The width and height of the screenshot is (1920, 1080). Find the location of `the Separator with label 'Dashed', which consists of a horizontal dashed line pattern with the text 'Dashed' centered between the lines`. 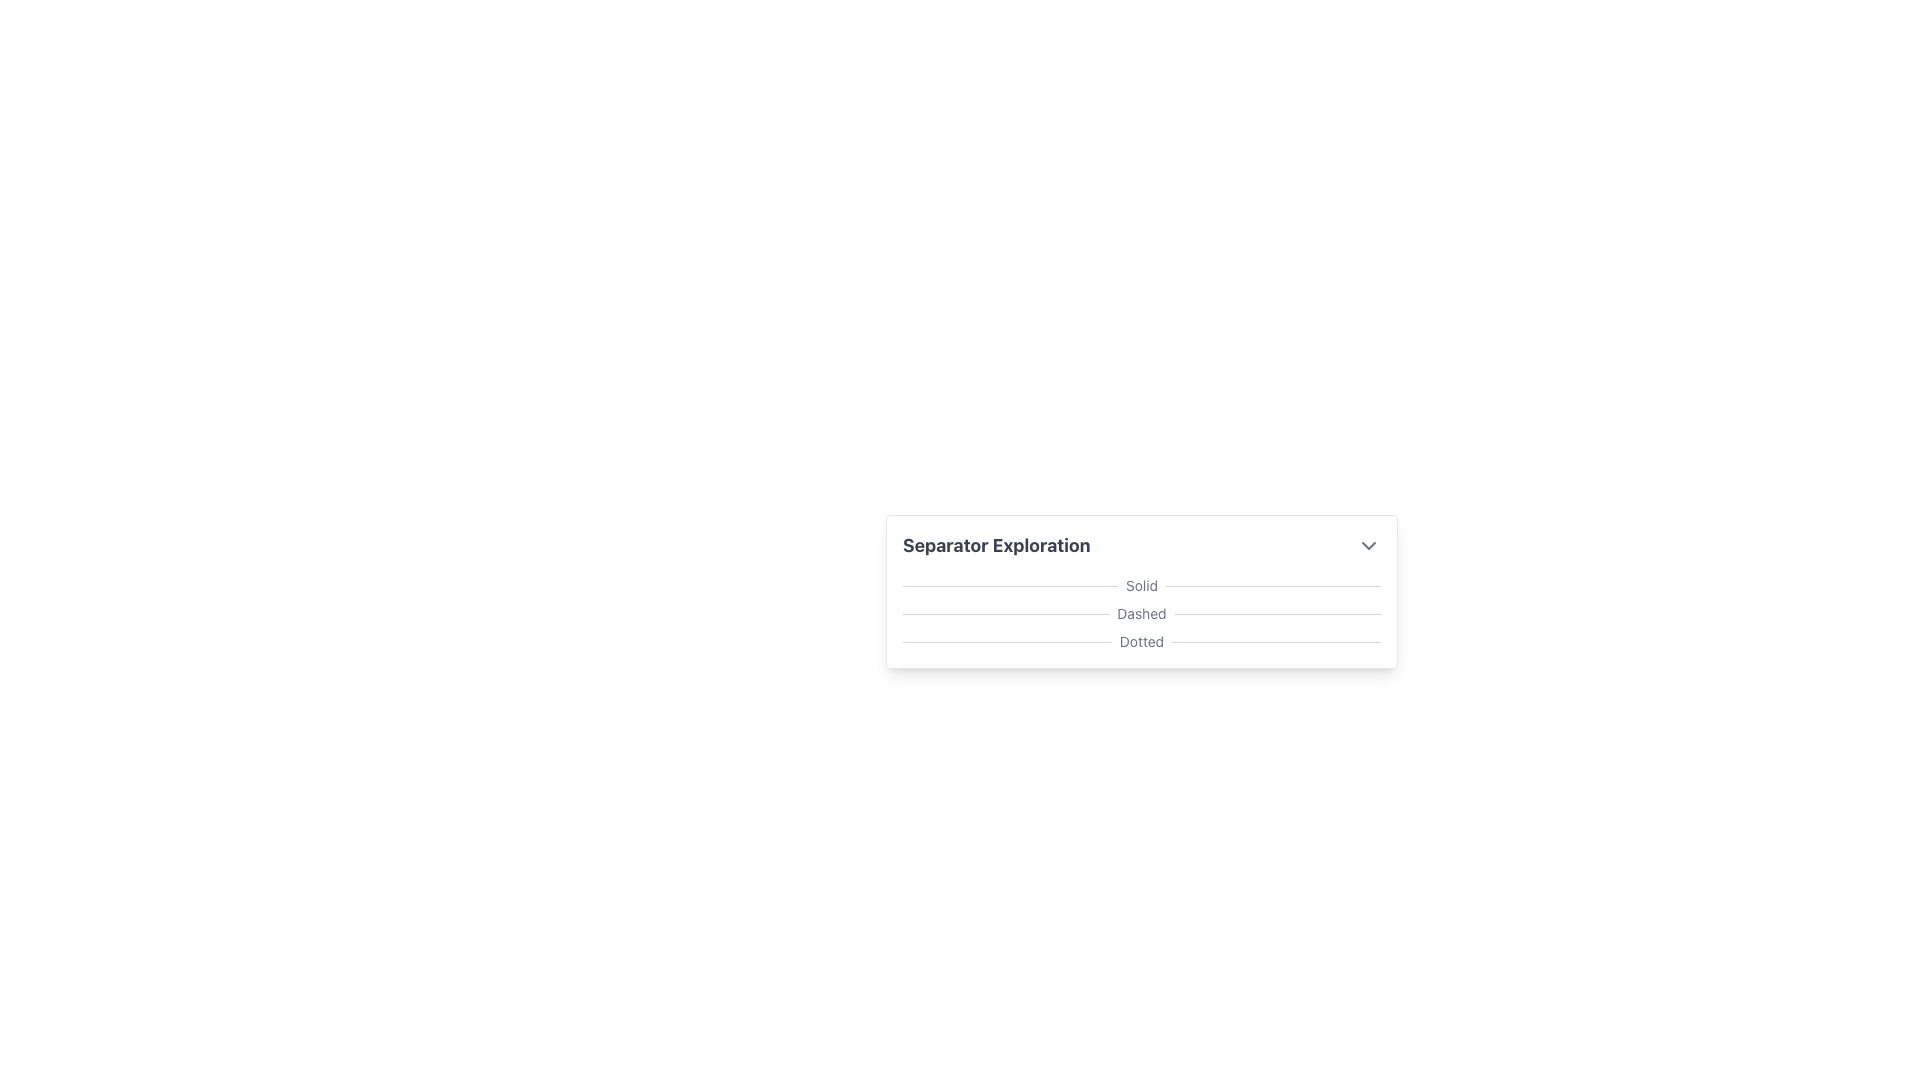

the Separator with label 'Dashed', which consists of a horizontal dashed line pattern with the text 'Dashed' centered between the lines is located at coordinates (1142, 612).